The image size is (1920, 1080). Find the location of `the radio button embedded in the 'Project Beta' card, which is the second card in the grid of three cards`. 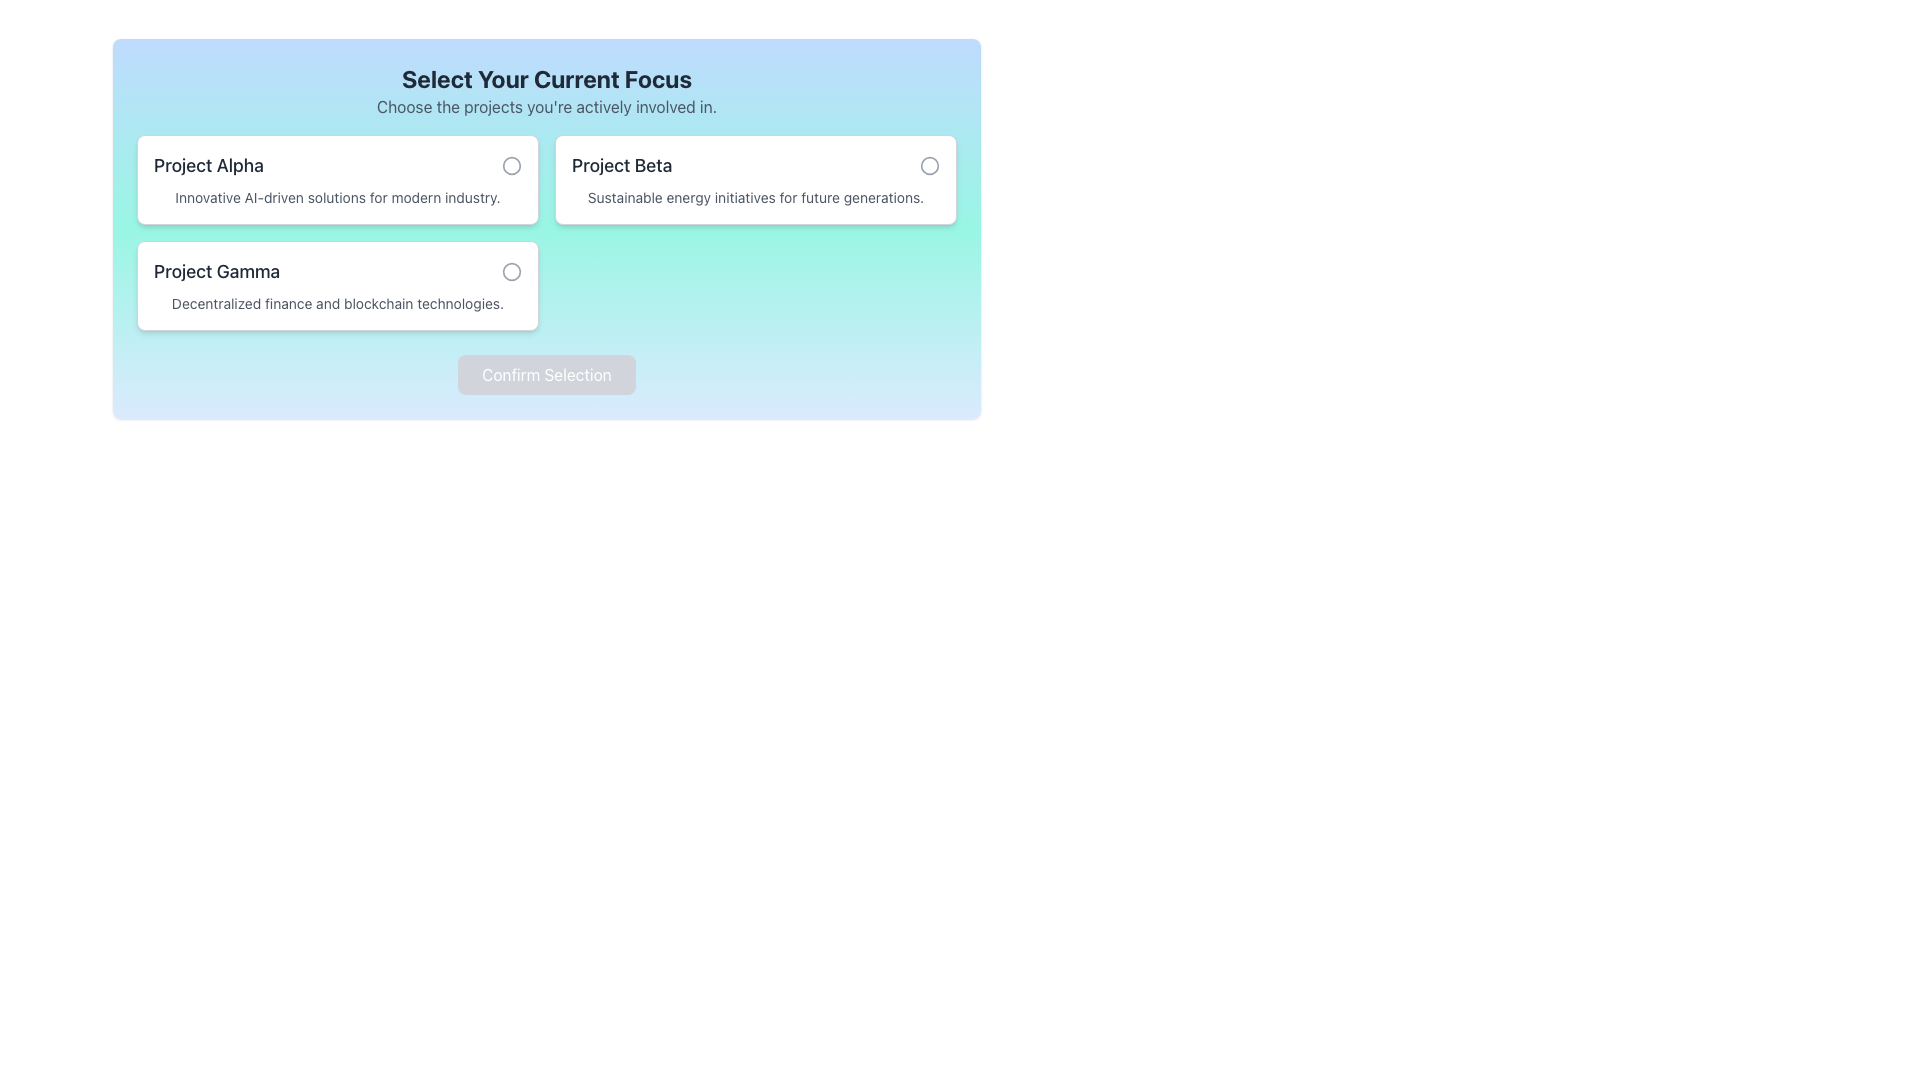

the radio button embedded in the 'Project Beta' card, which is the second card in the grid of three cards is located at coordinates (754, 180).